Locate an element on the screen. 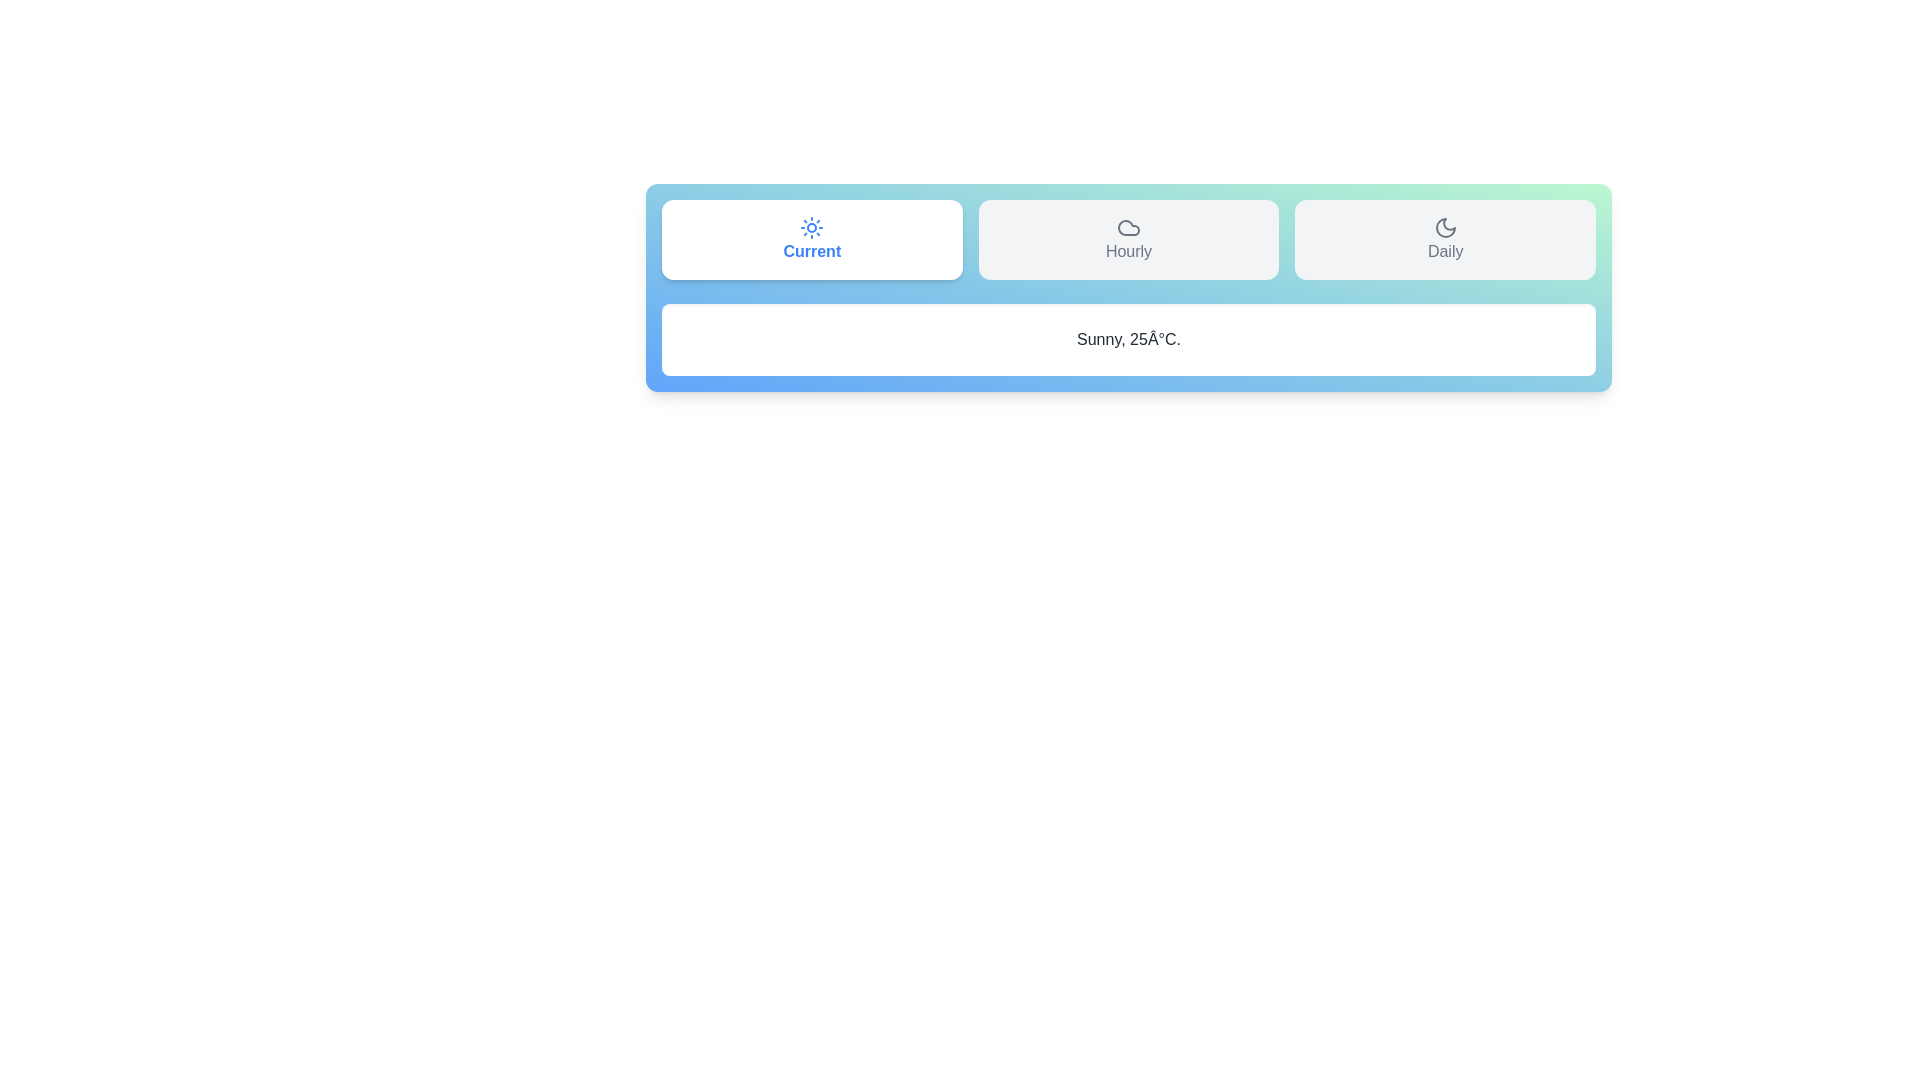 The width and height of the screenshot is (1920, 1080). the Daily tab is located at coordinates (1444, 238).